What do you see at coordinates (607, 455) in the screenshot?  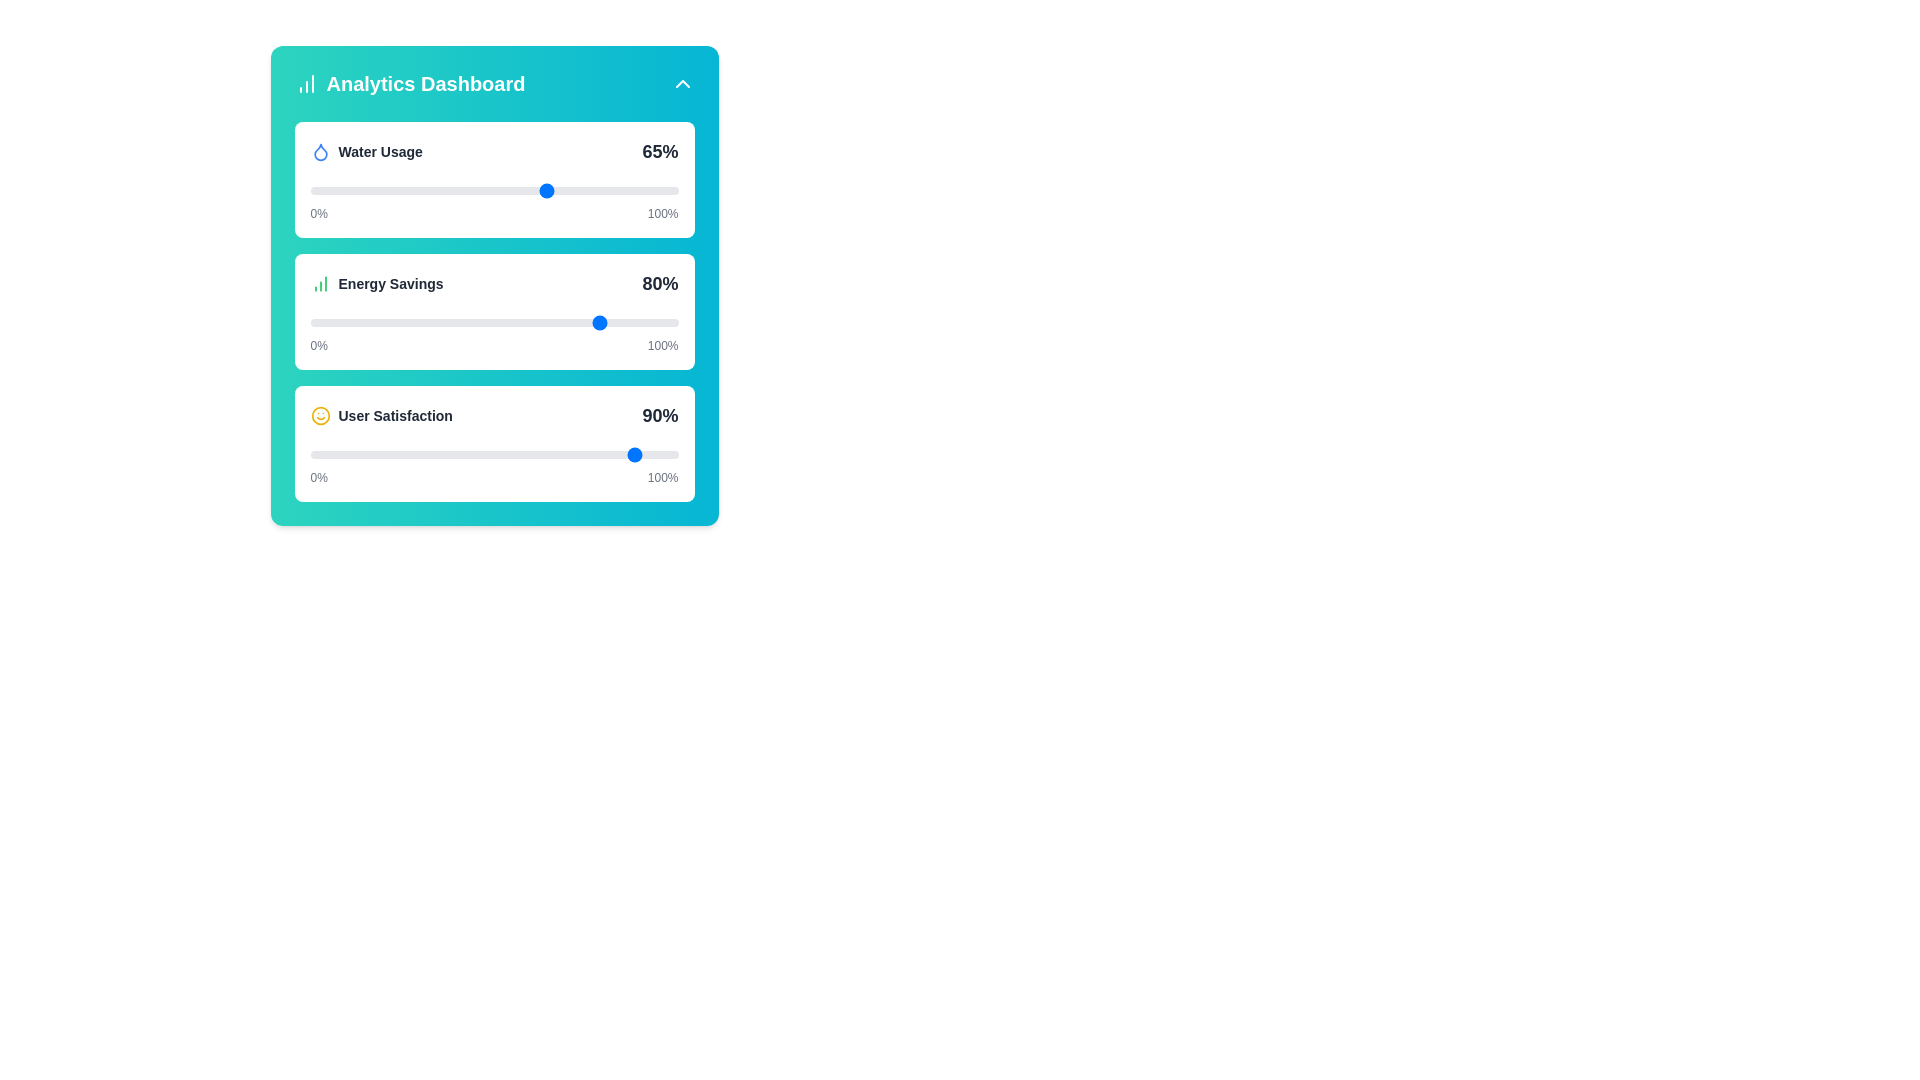 I see `user satisfaction` at bounding box center [607, 455].